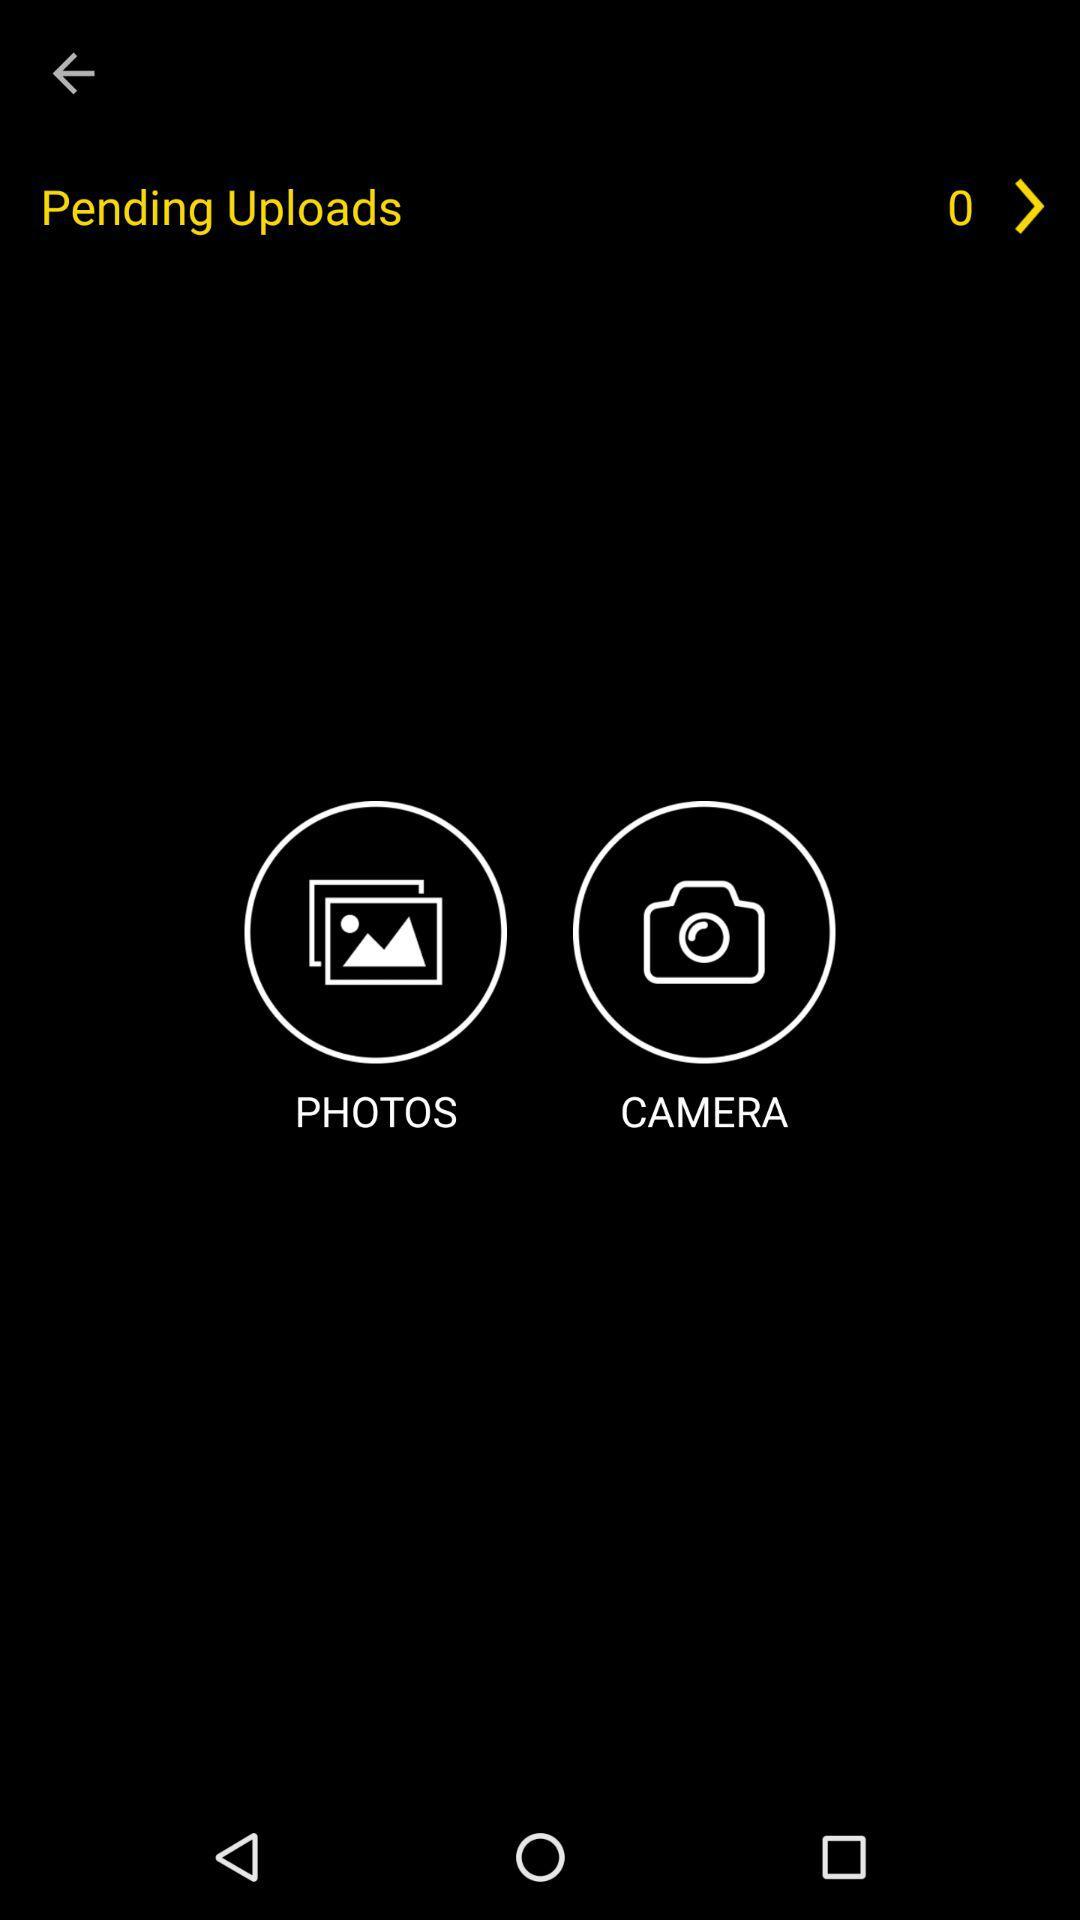 Image resolution: width=1080 pixels, height=1920 pixels. Describe the element at coordinates (703, 970) in the screenshot. I see `the camera item` at that location.